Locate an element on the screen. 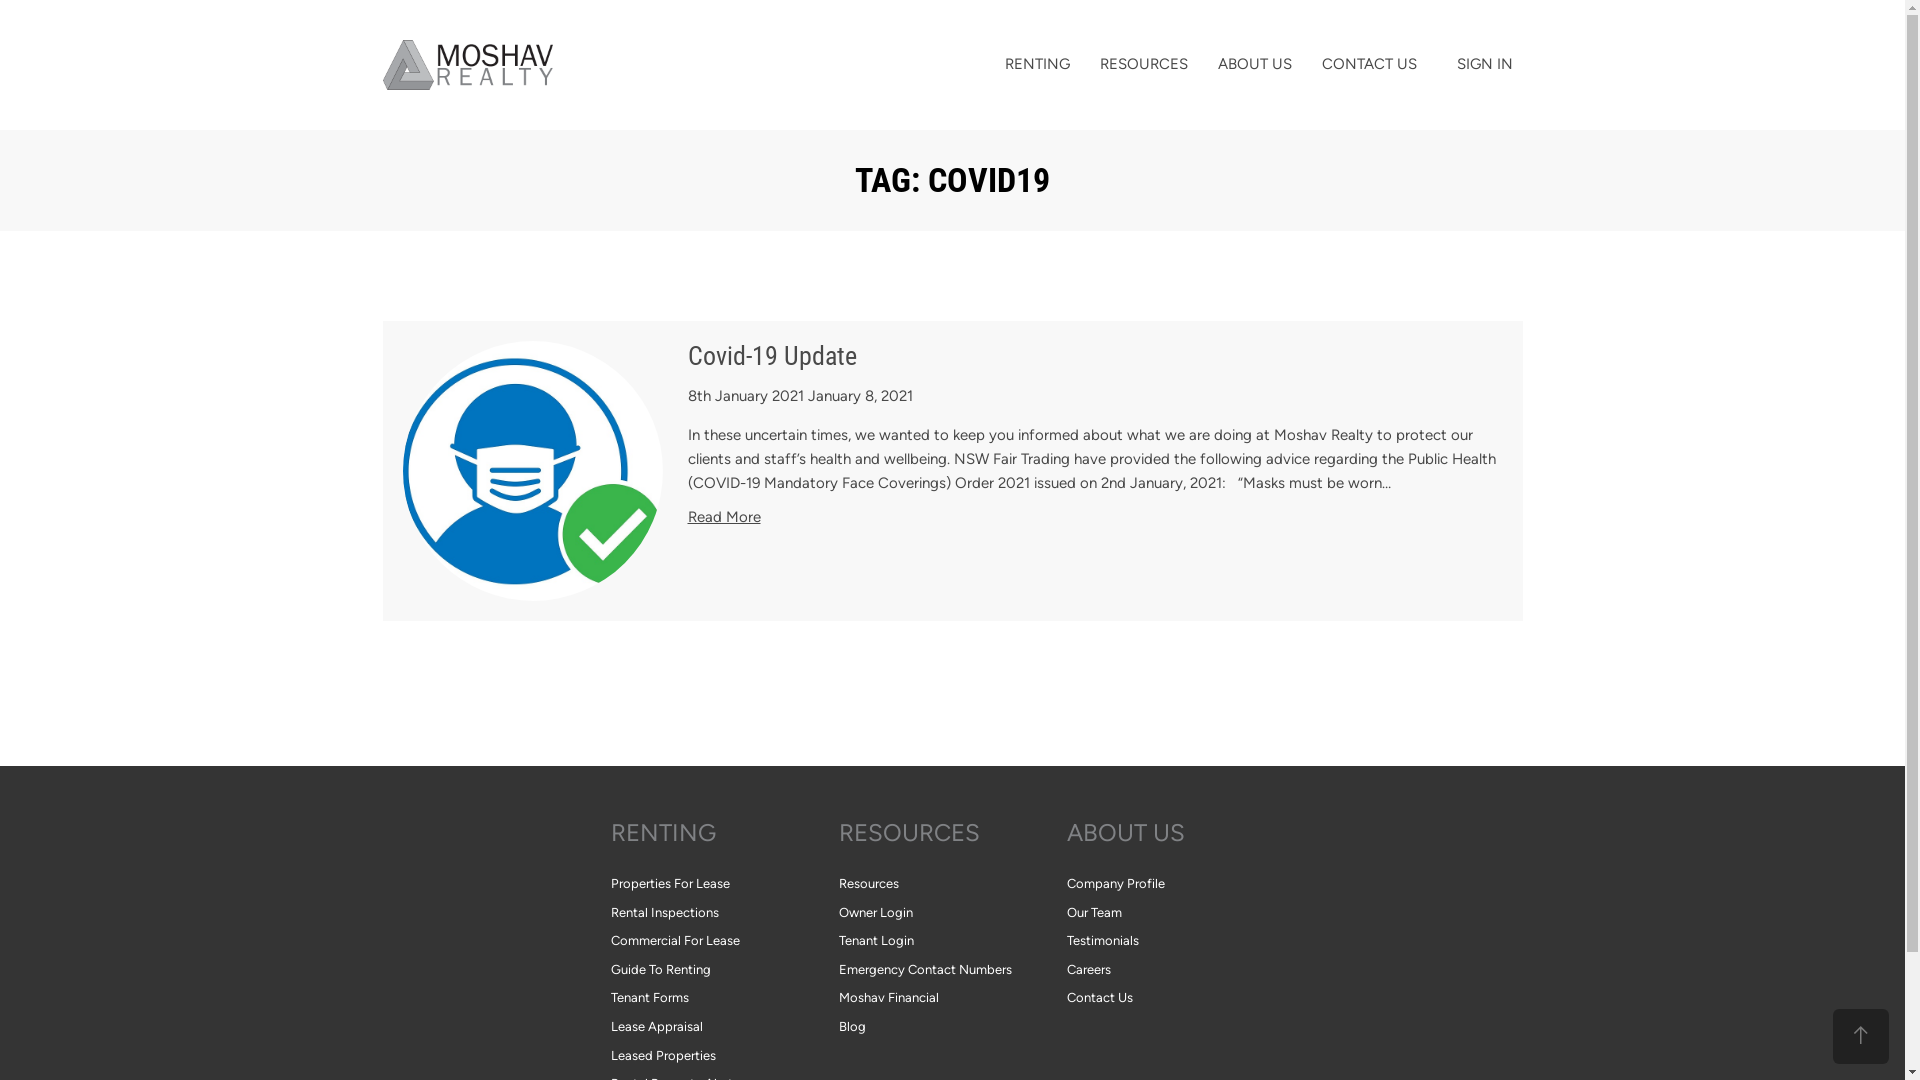 Image resolution: width=1920 pixels, height=1080 pixels. 'Tenant Forms' is located at coordinates (723, 998).